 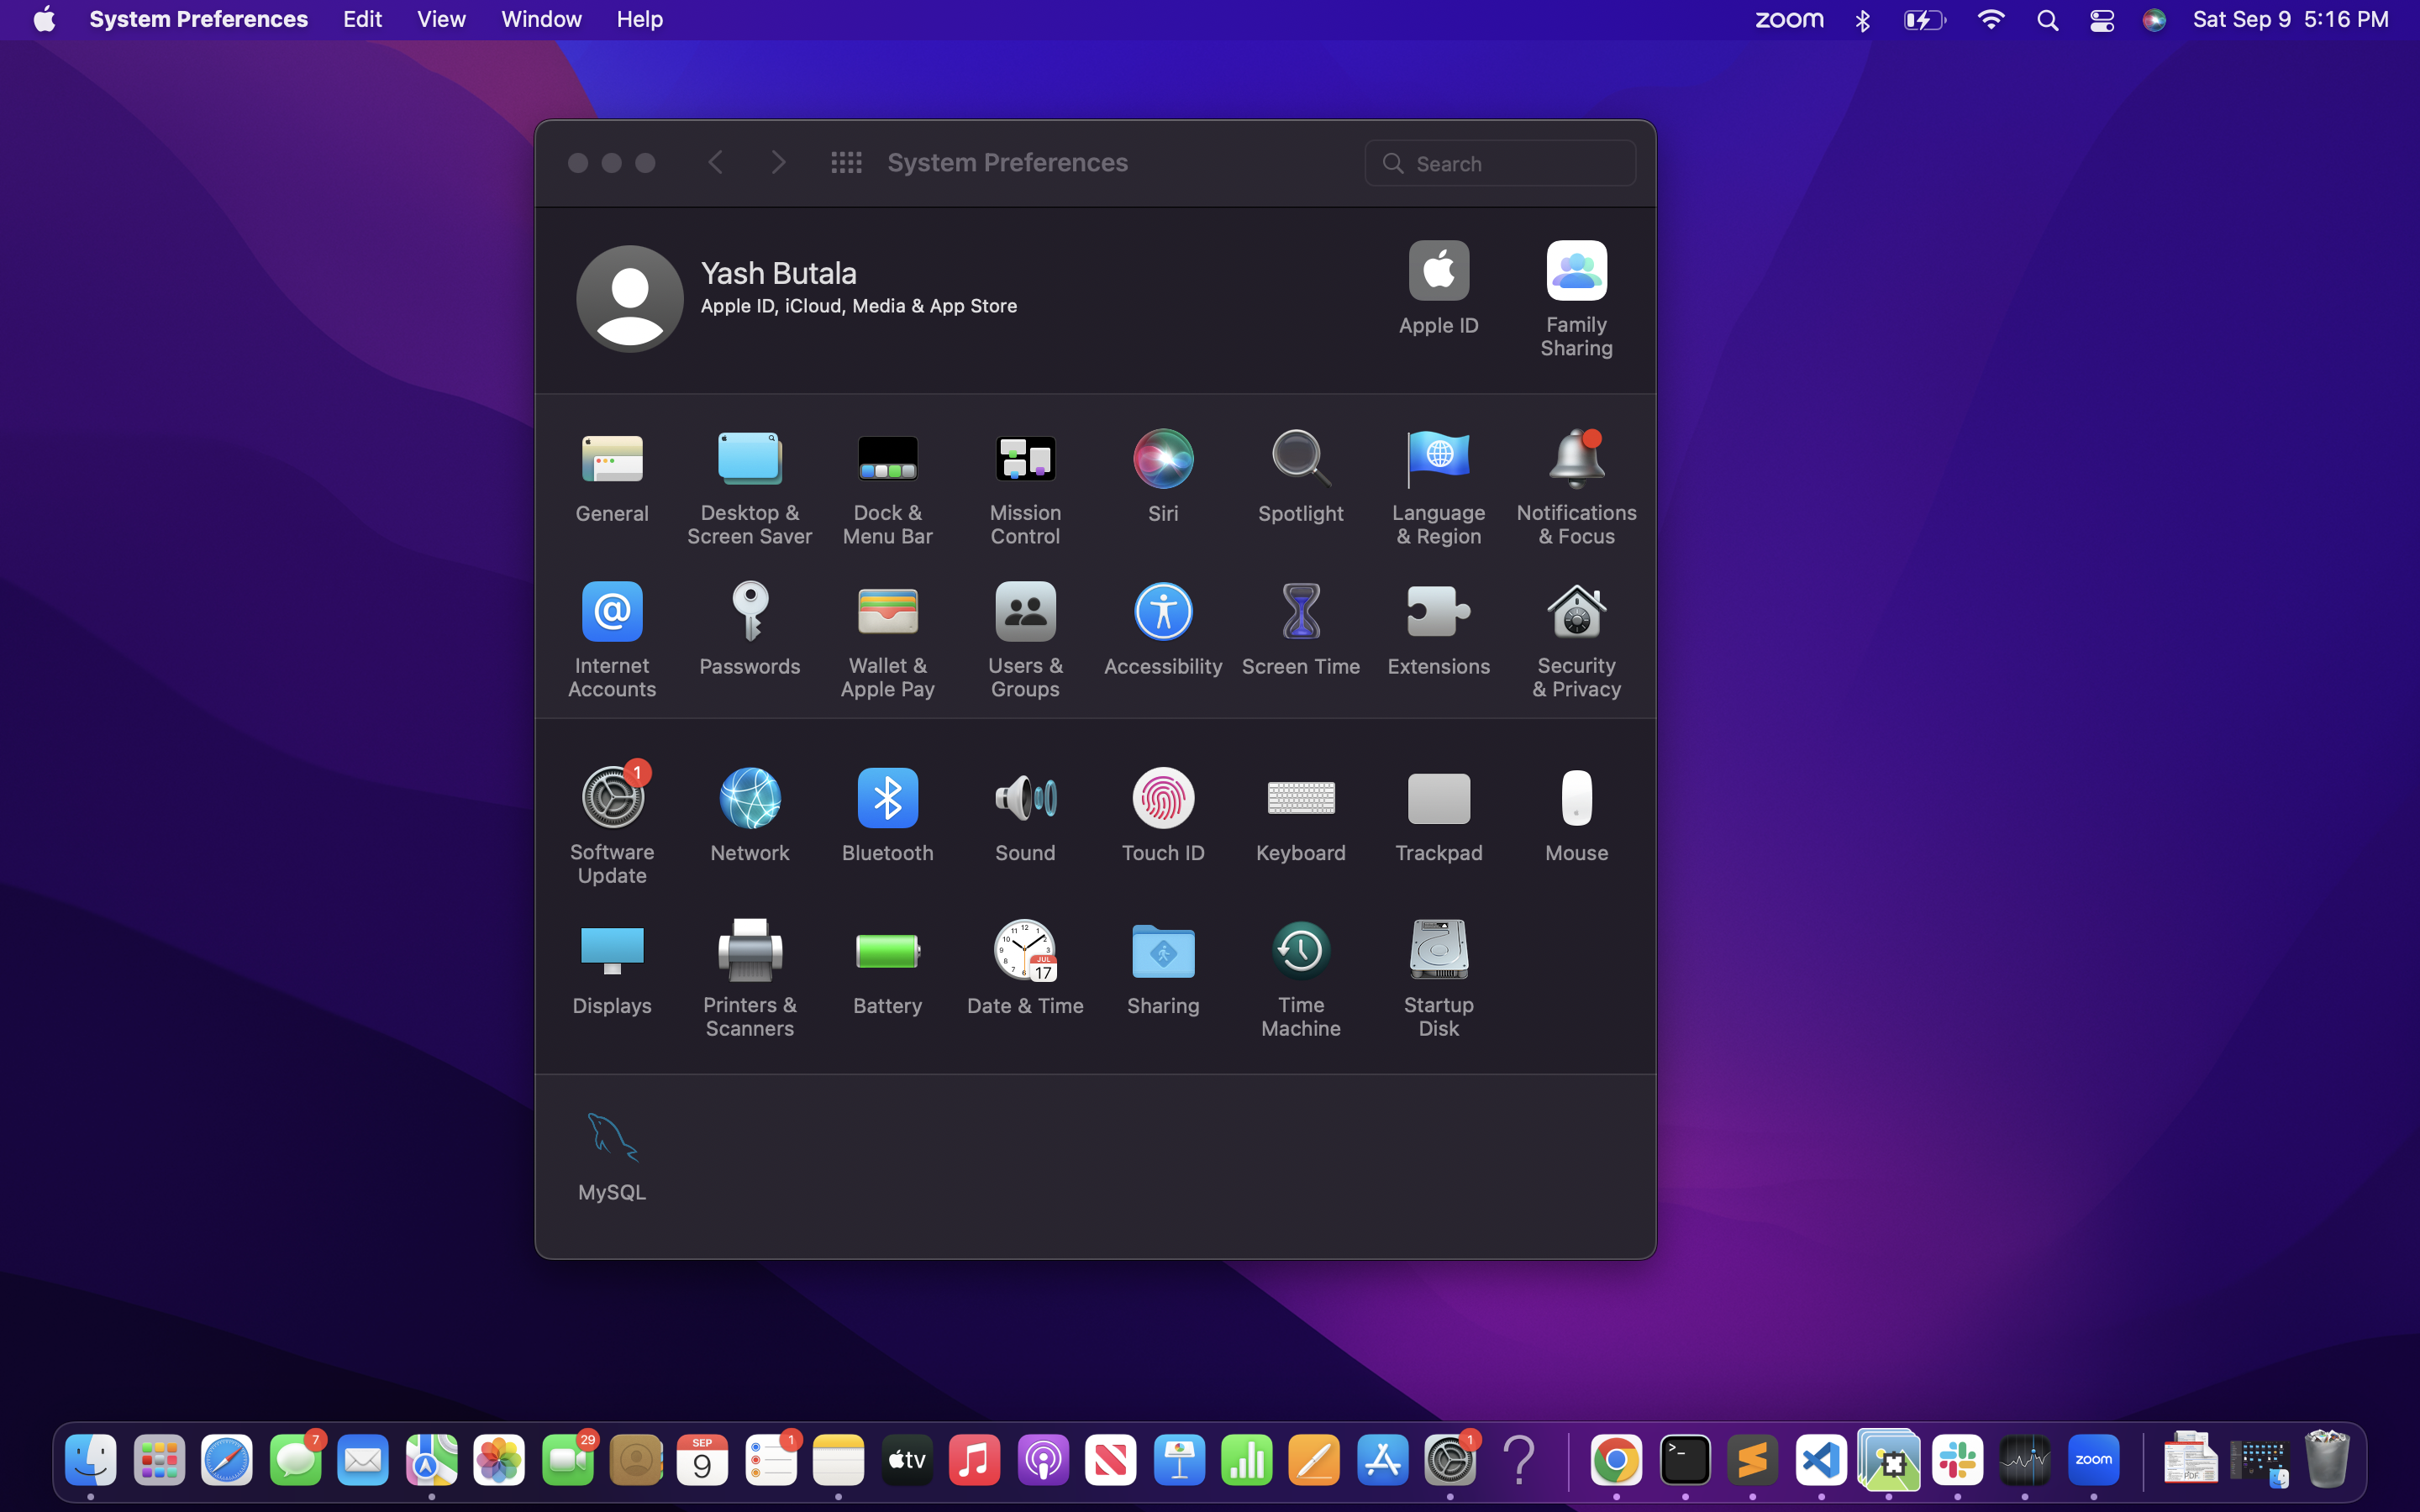 What do you see at coordinates (1025, 971) in the screenshot?
I see `Update the system clock to a new time` at bounding box center [1025, 971].